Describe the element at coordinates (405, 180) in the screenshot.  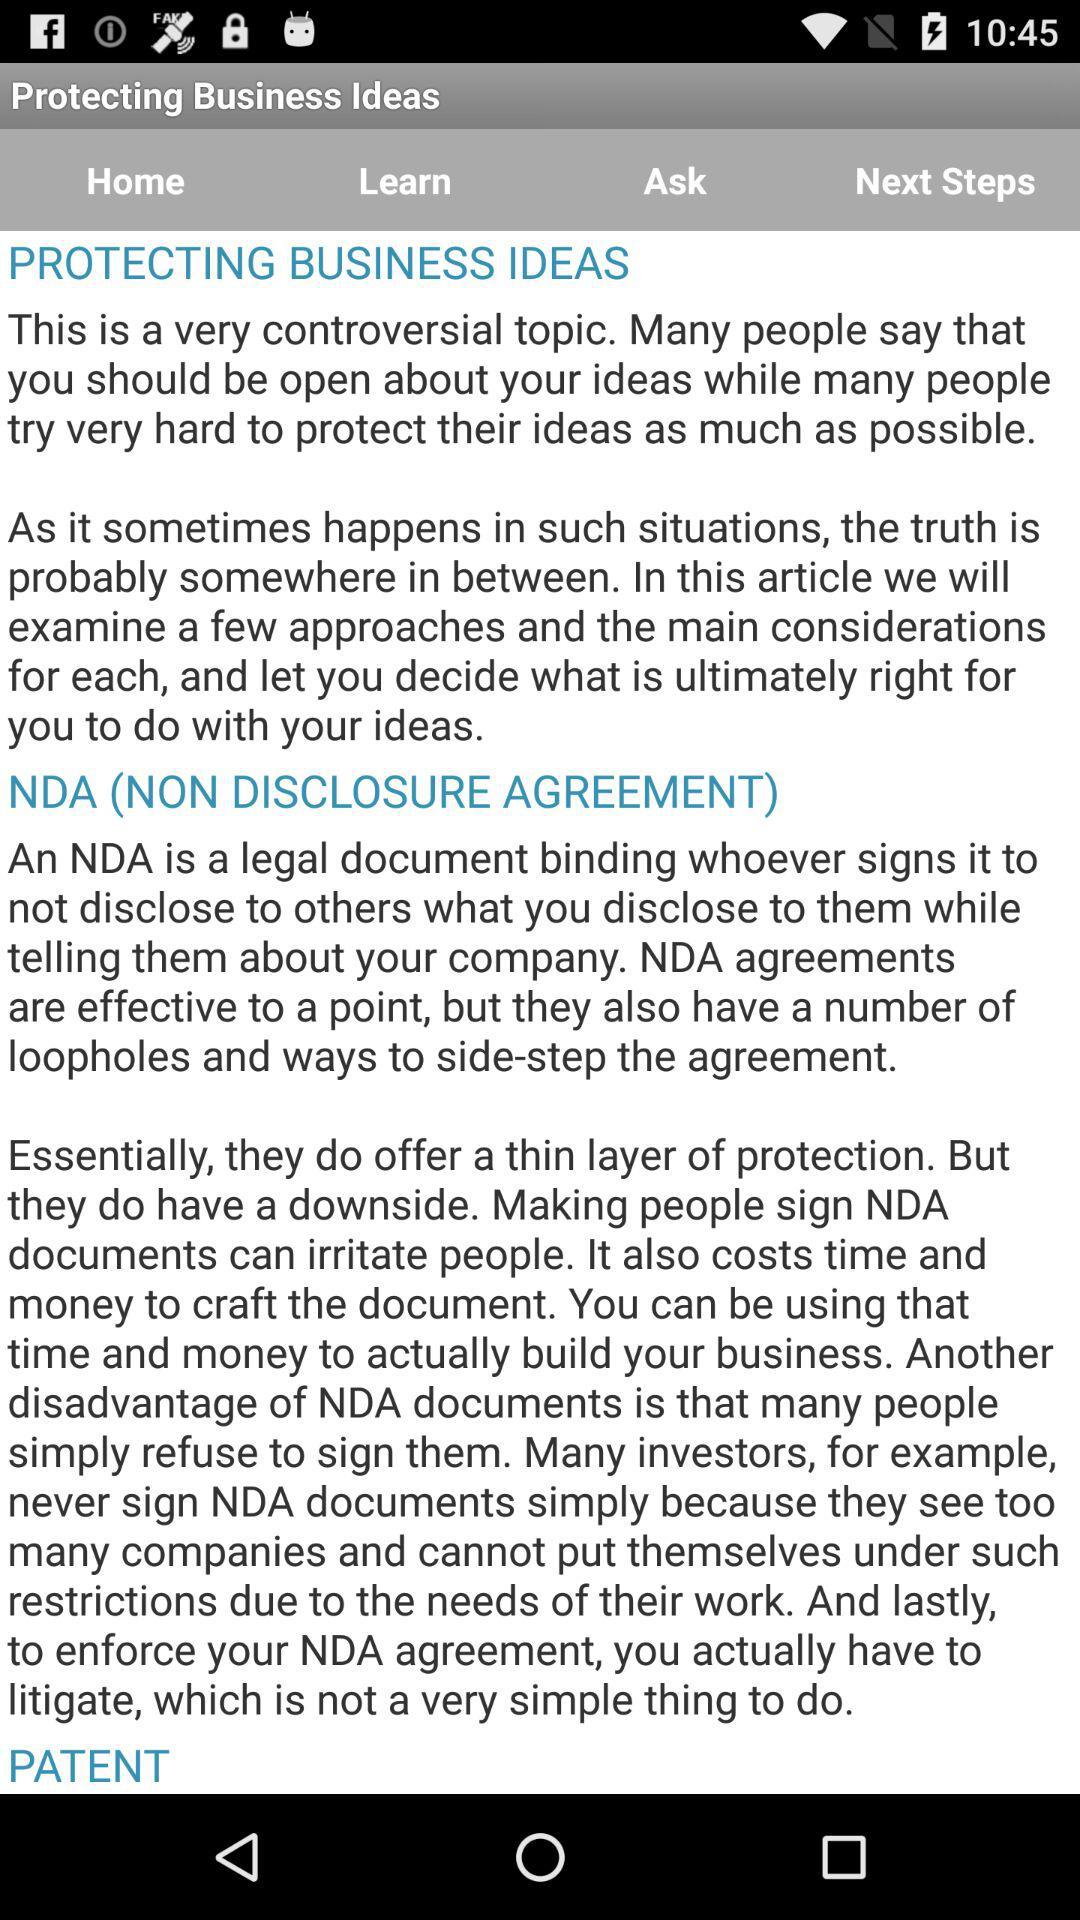
I see `learn icon` at that location.